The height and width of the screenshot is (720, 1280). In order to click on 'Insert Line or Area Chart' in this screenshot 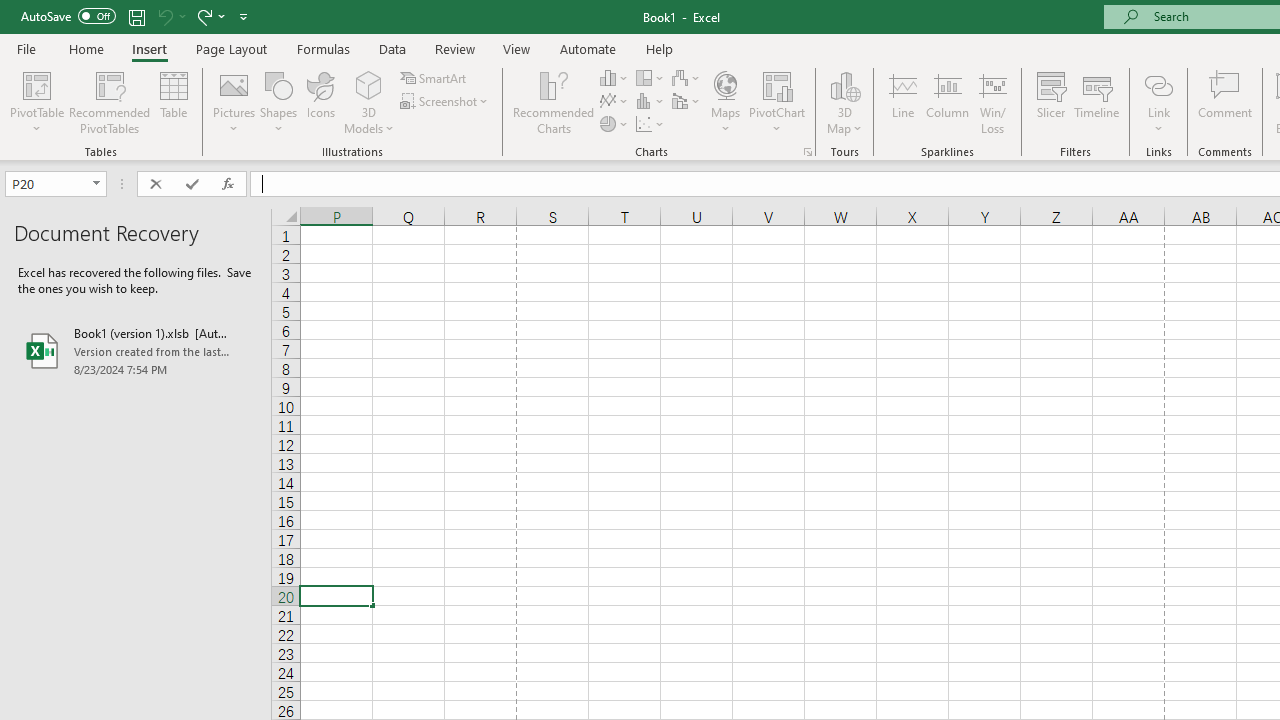, I will do `click(614, 101)`.